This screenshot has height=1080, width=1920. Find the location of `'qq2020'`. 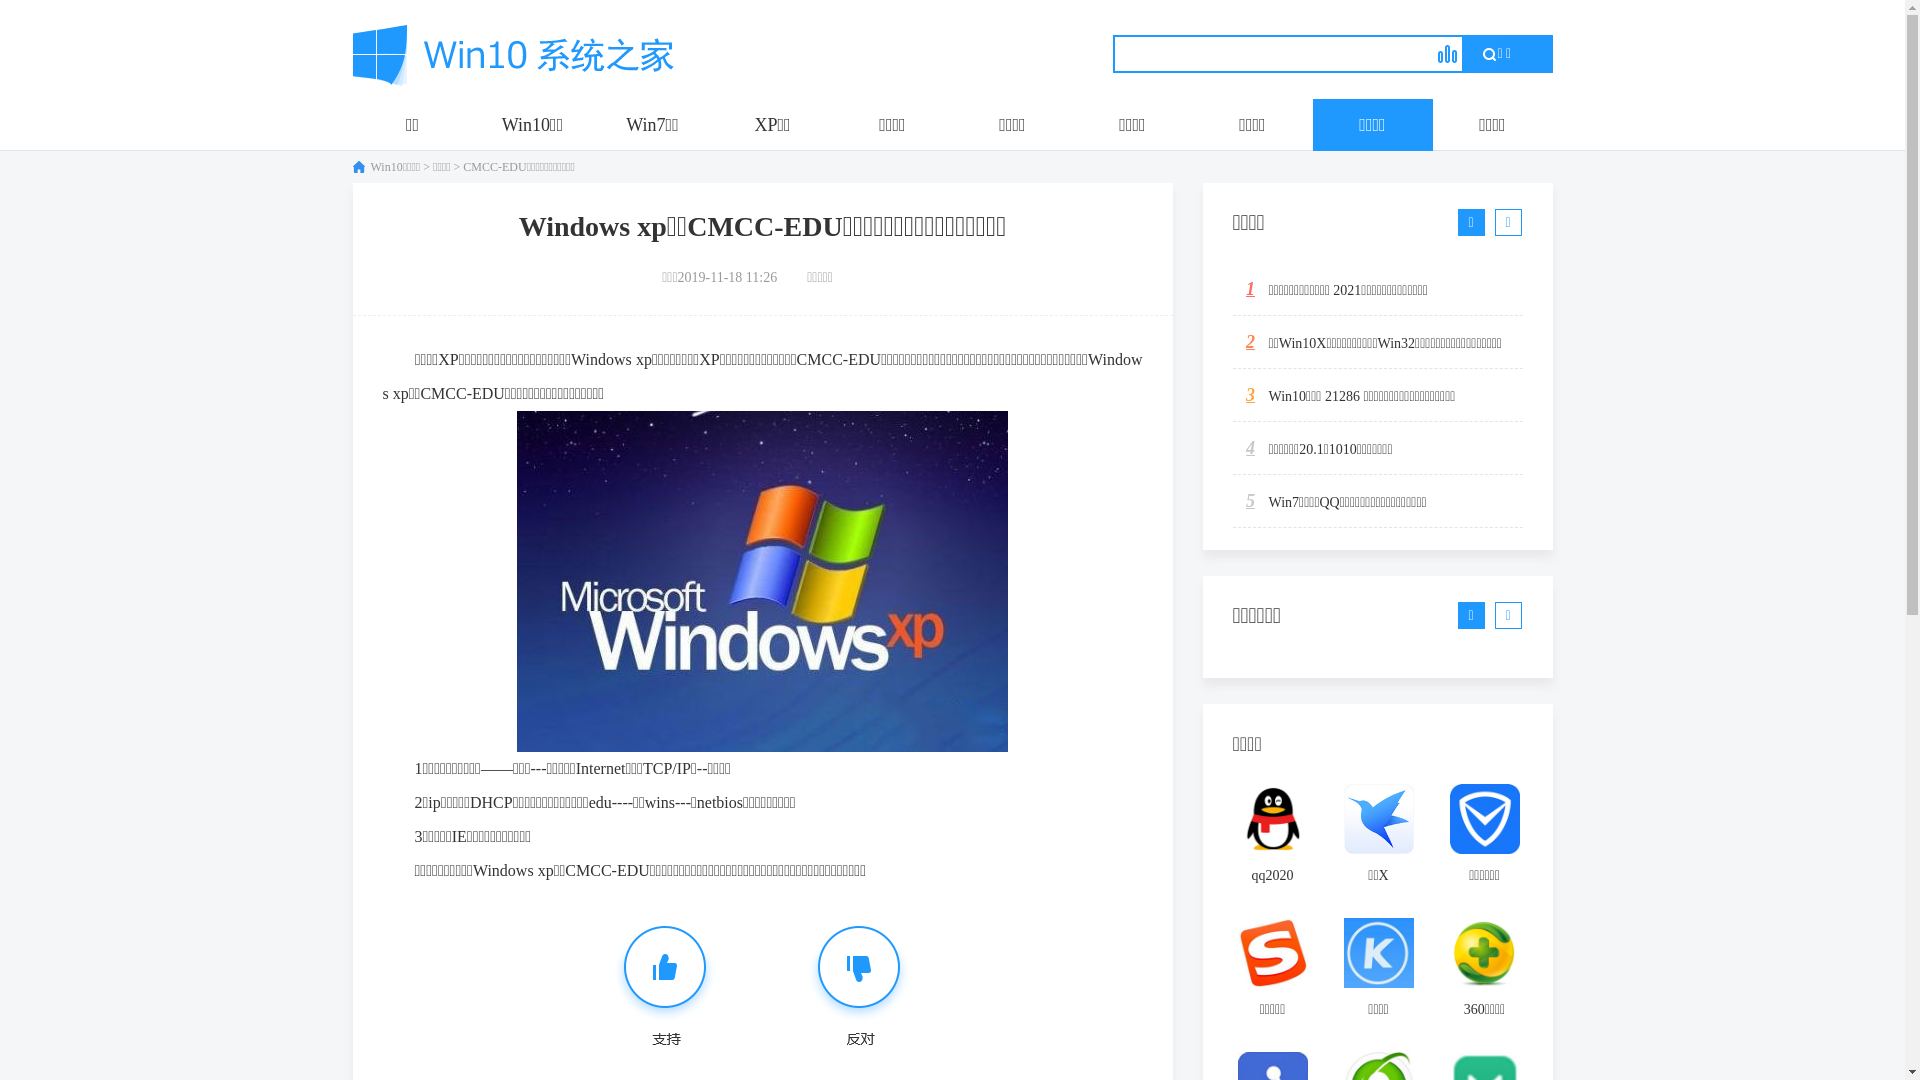

'qq2020' is located at coordinates (1271, 840).